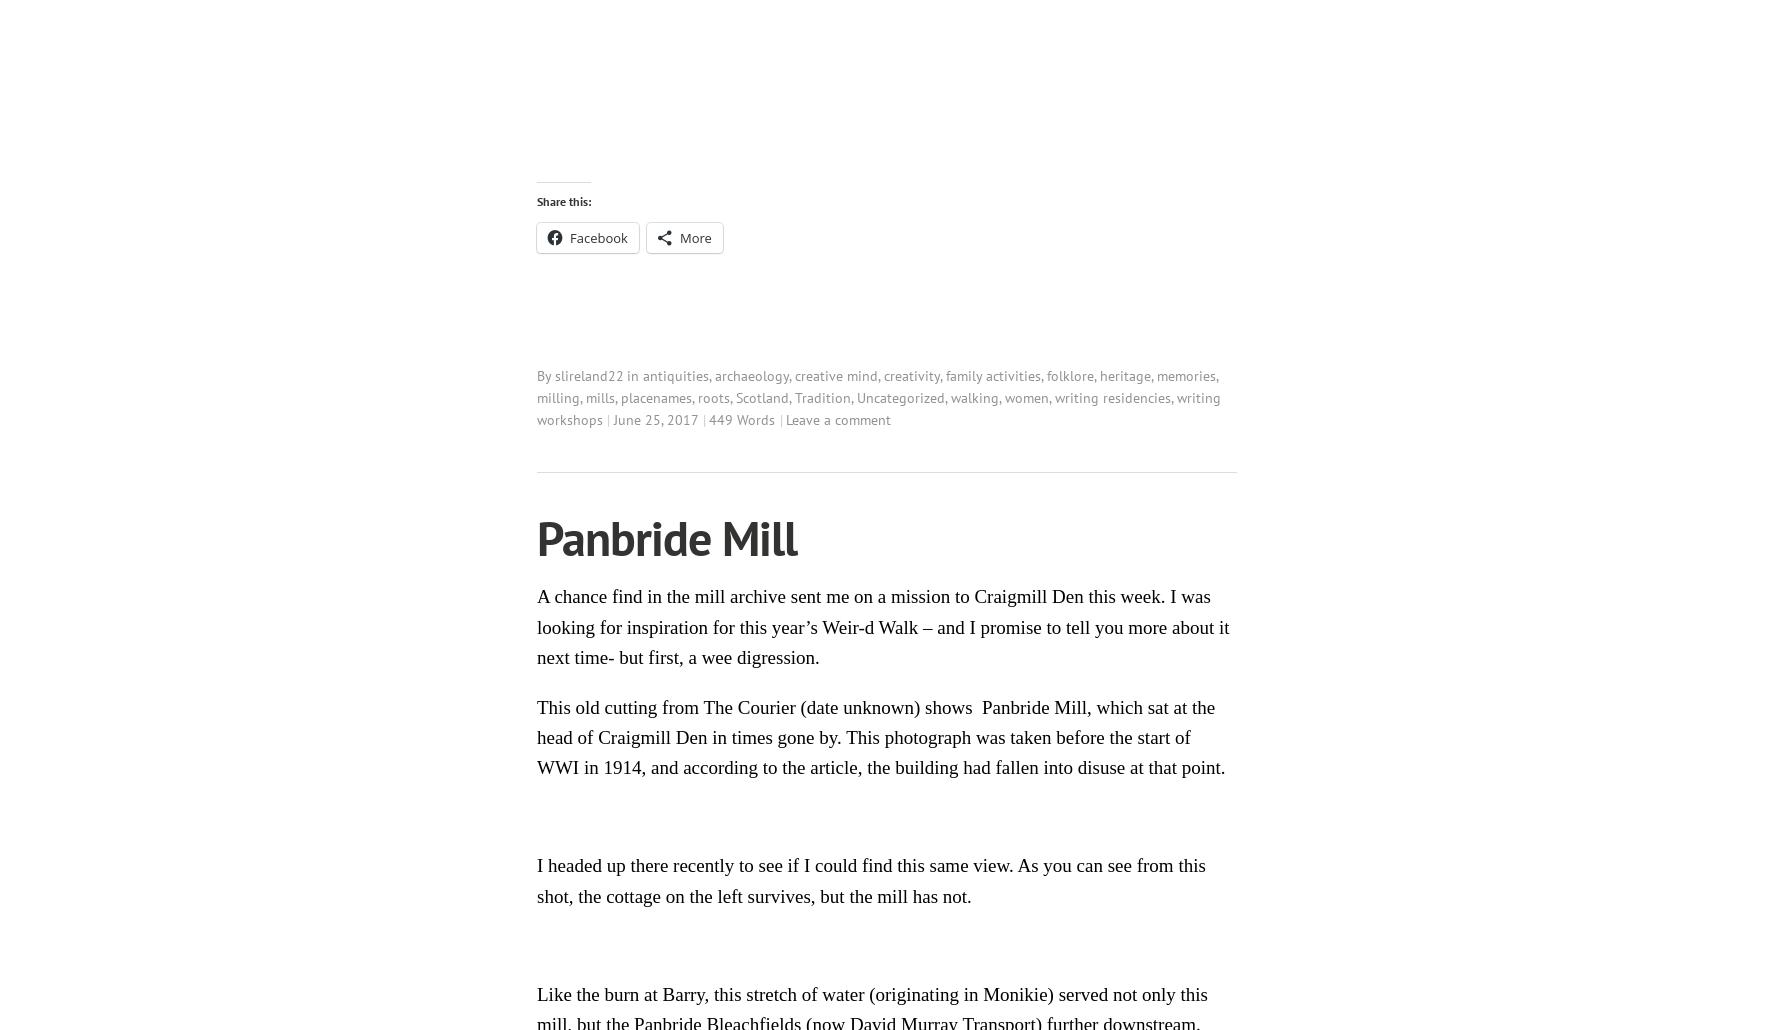  I want to click on 'June 25, 2017', so click(655, 420).